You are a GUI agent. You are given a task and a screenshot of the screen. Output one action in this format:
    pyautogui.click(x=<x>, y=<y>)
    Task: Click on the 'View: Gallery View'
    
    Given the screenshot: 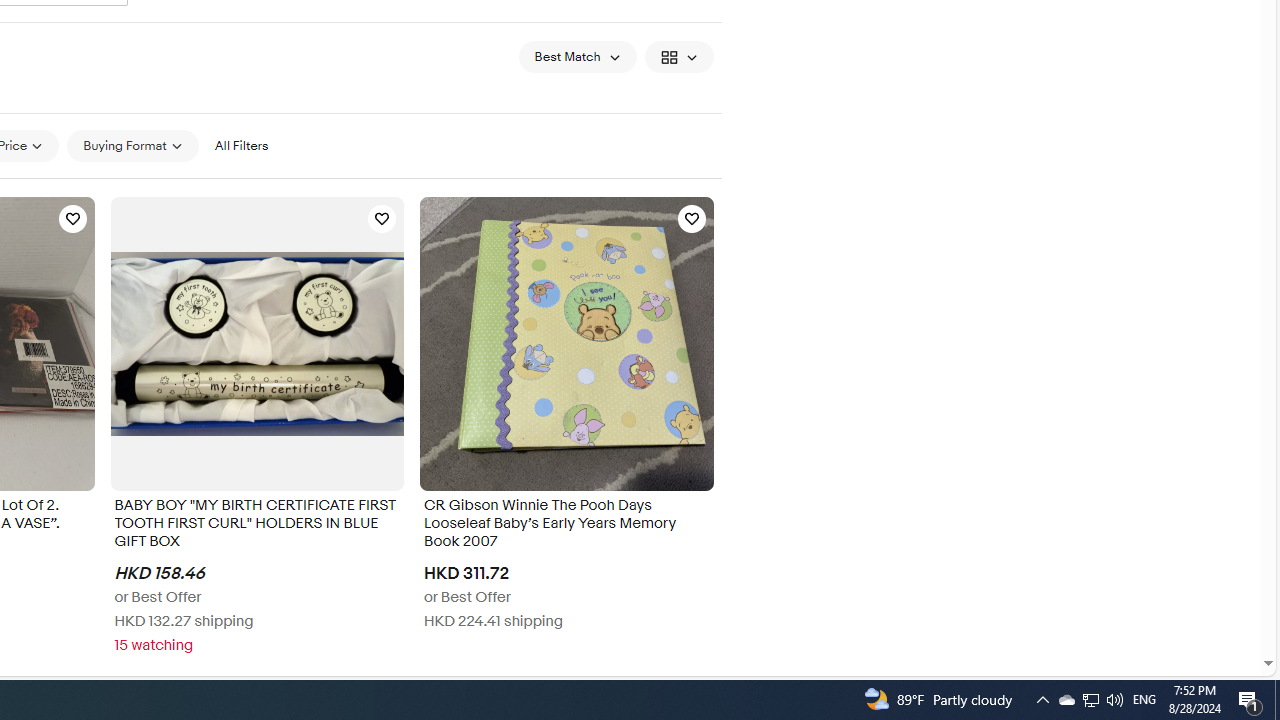 What is the action you would take?
    pyautogui.click(x=679, y=55)
    